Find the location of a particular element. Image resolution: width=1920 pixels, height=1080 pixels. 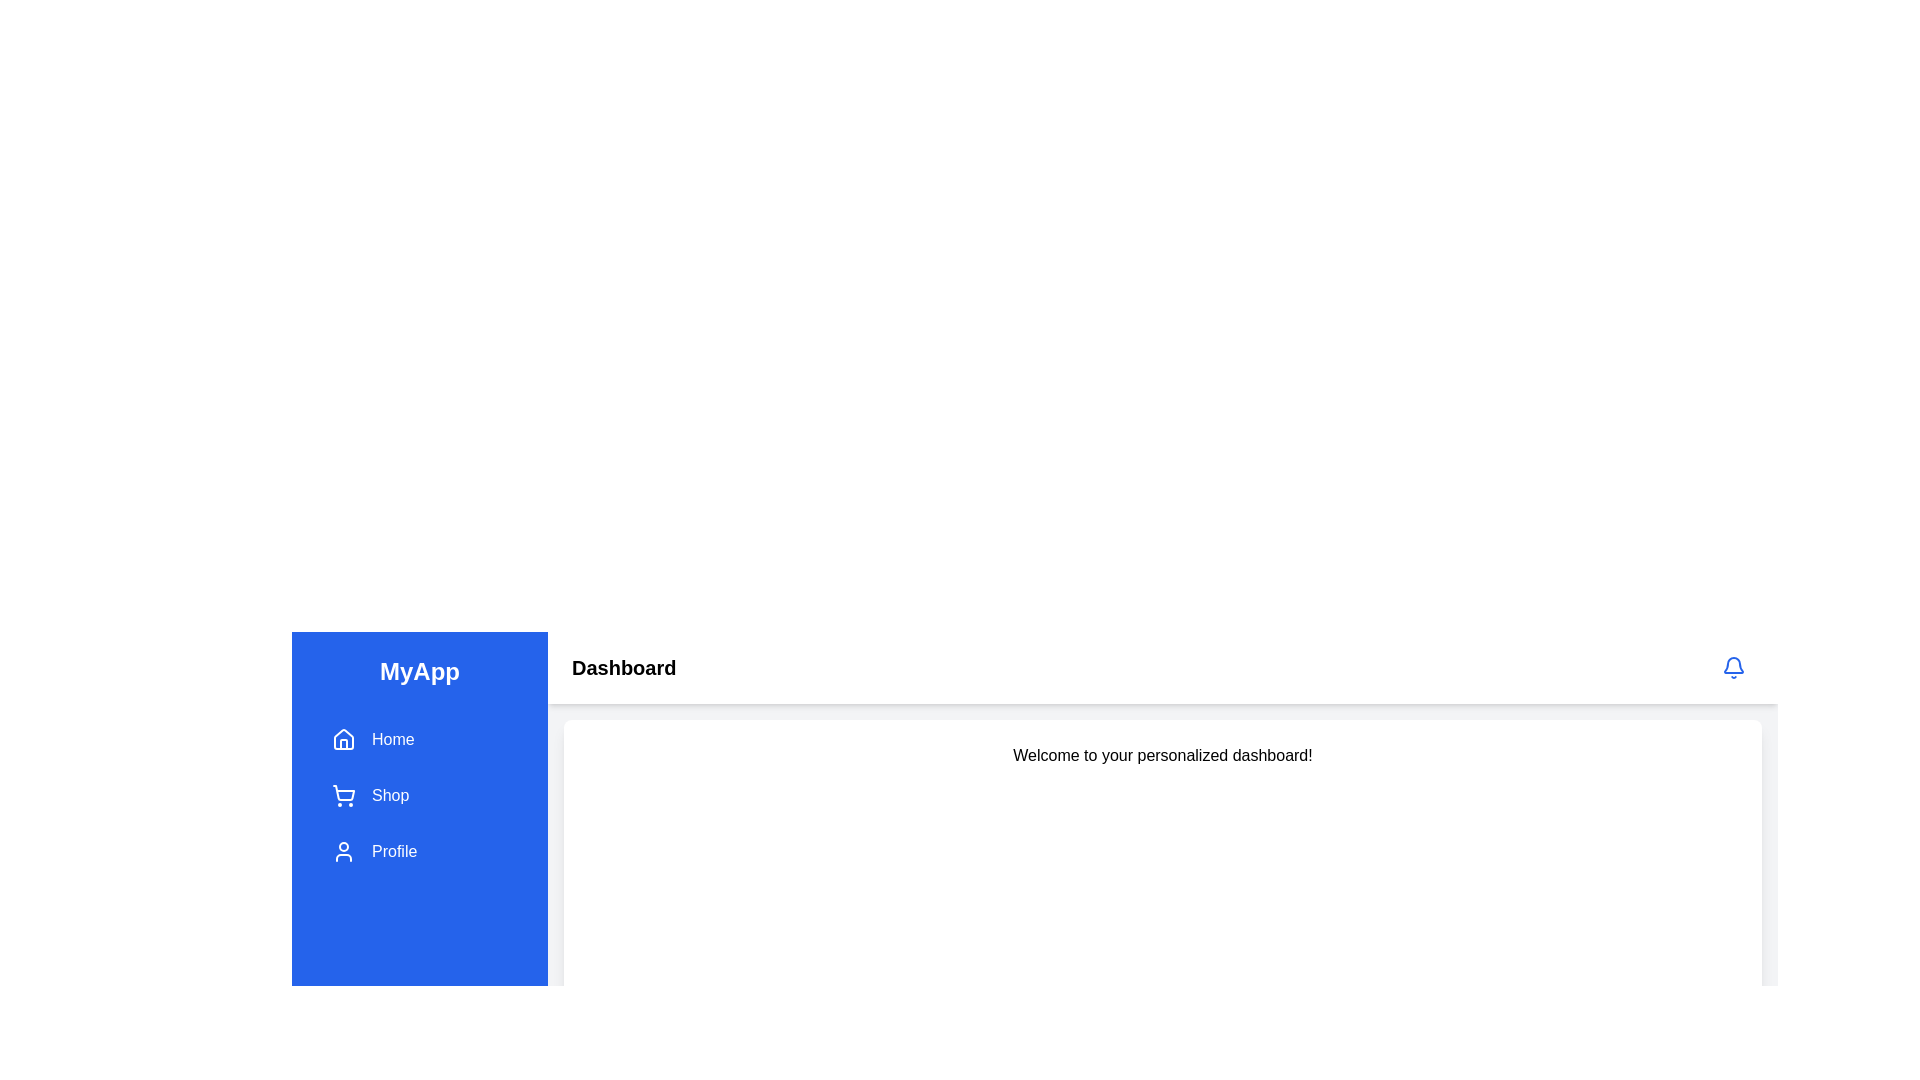

the notification icon located in the upper right area of the interface is located at coordinates (1732, 667).